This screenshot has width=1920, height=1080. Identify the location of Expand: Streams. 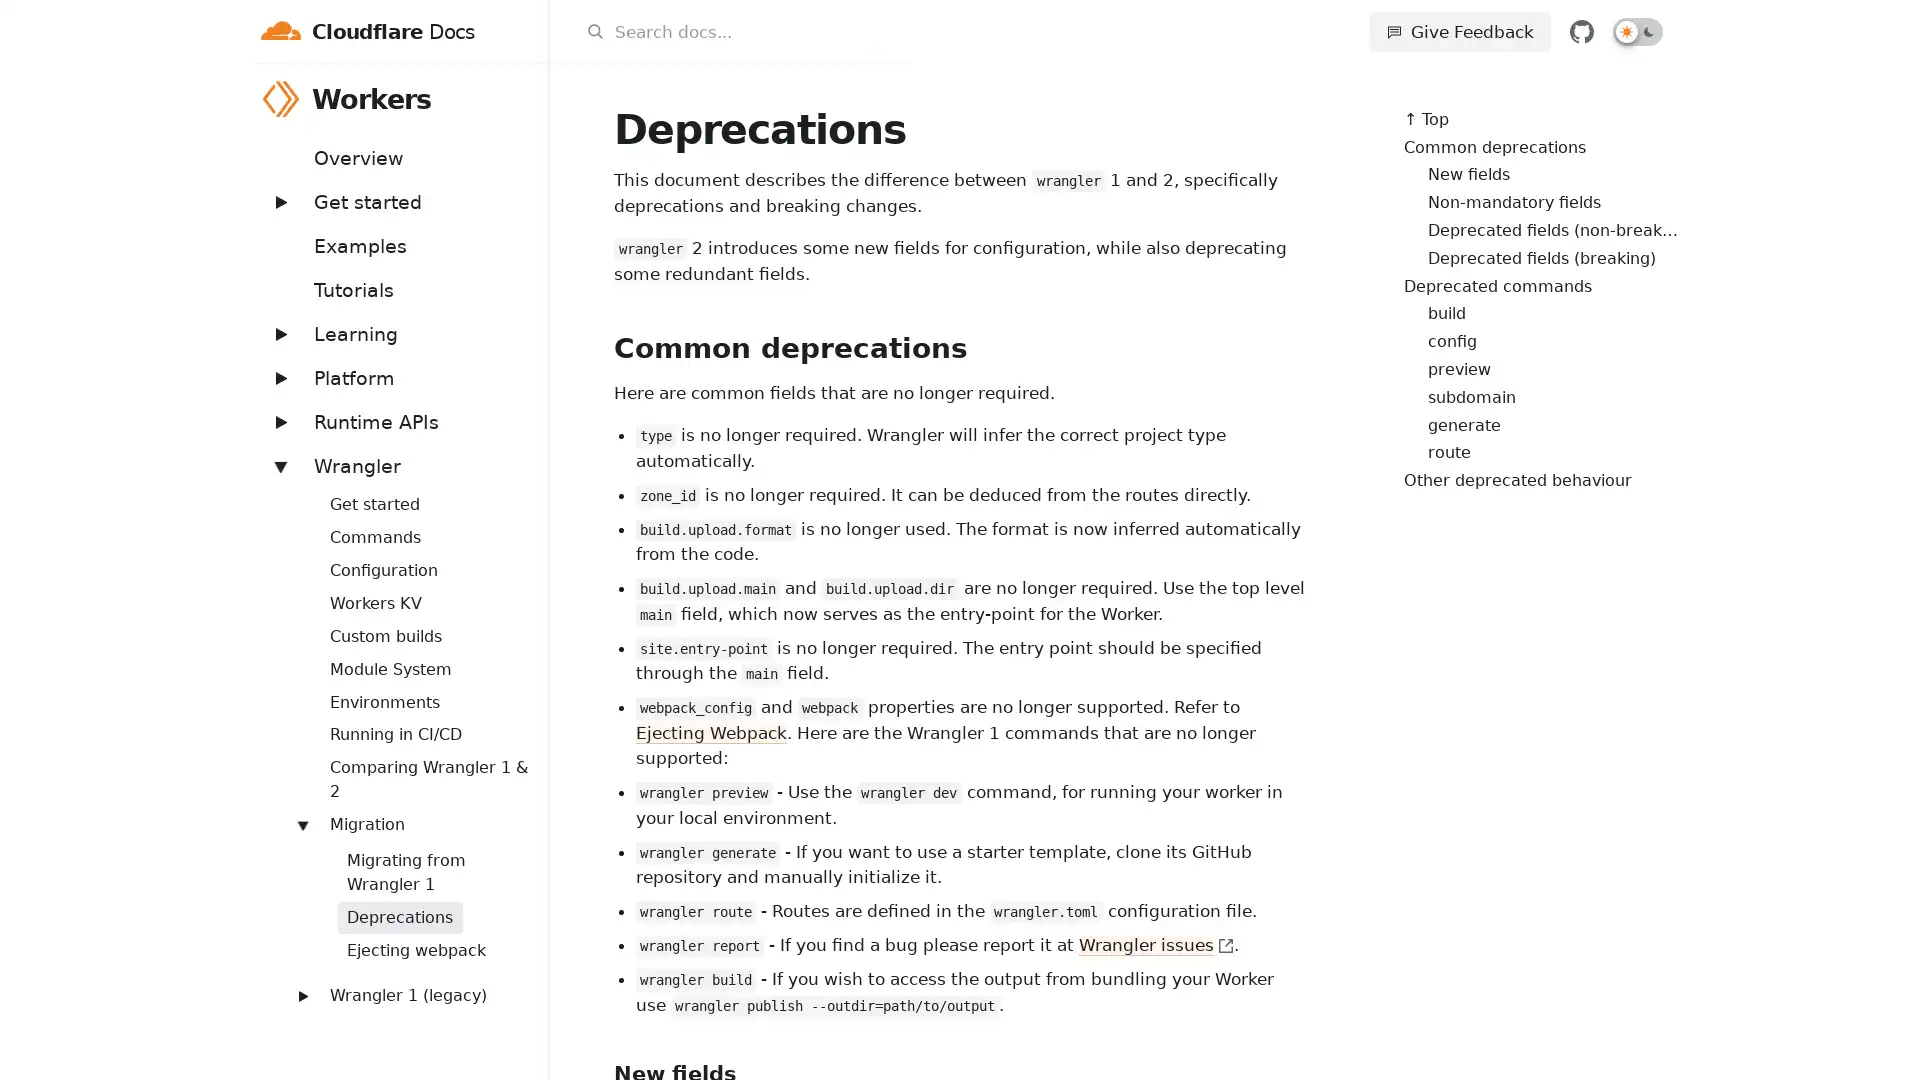
(291, 921).